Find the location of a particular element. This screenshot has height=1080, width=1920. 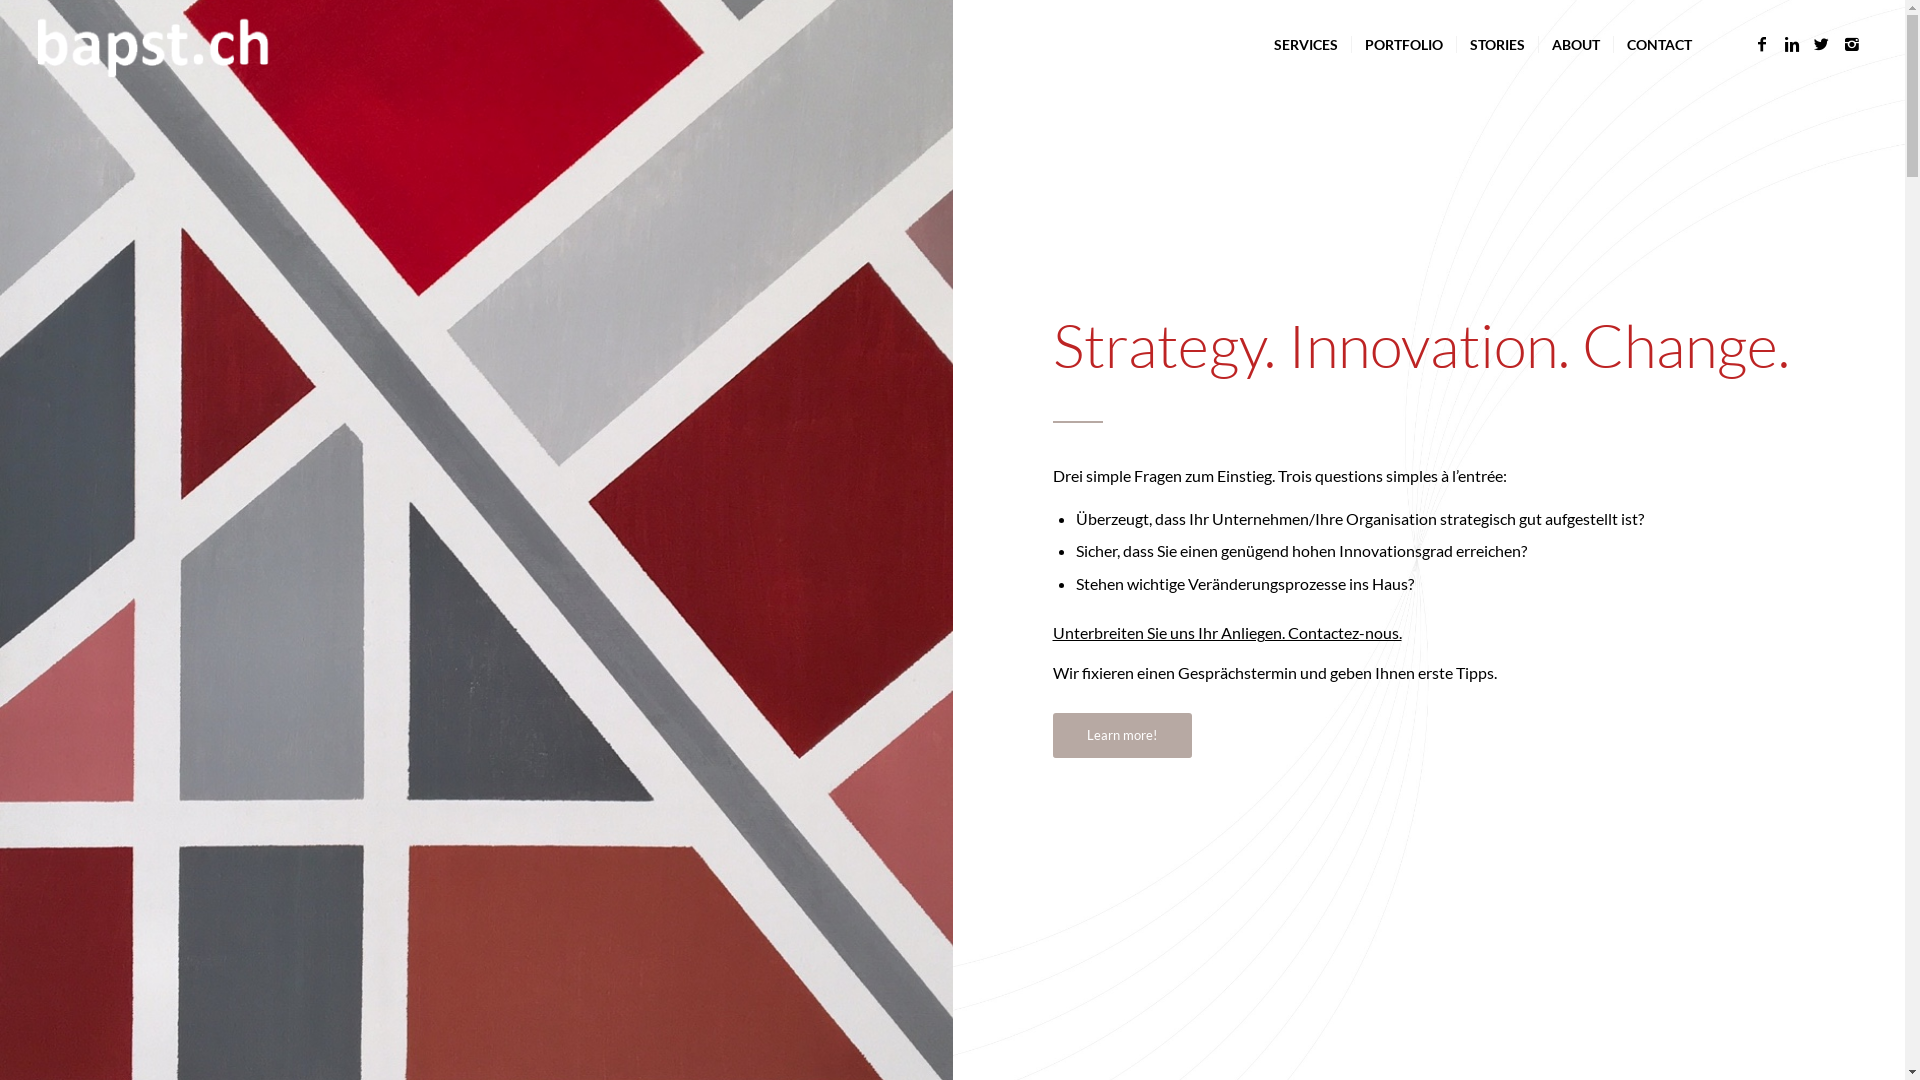

'Facebook' is located at coordinates (1761, 43).